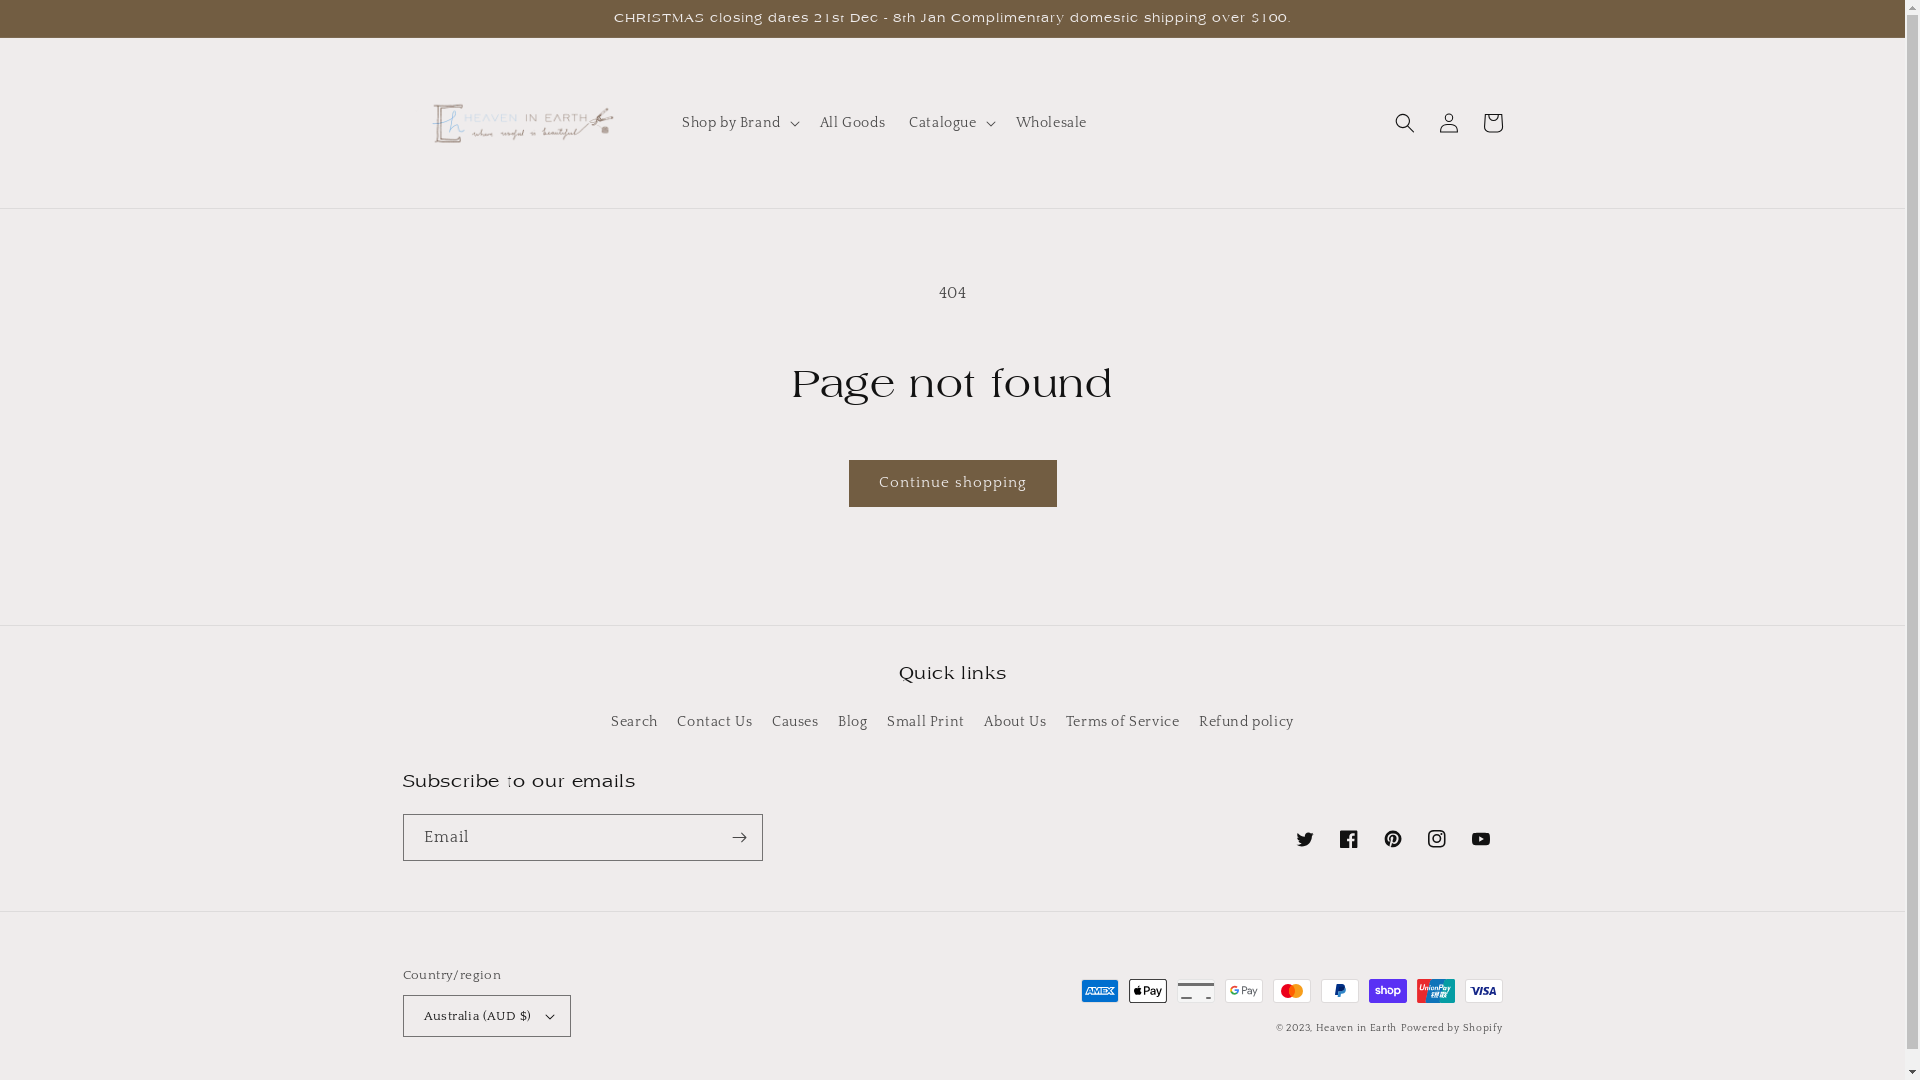 The height and width of the screenshot is (1080, 1920). Describe the element at coordinates (1434, 839) in the screenshot. I see `'Instagram'` at that location.